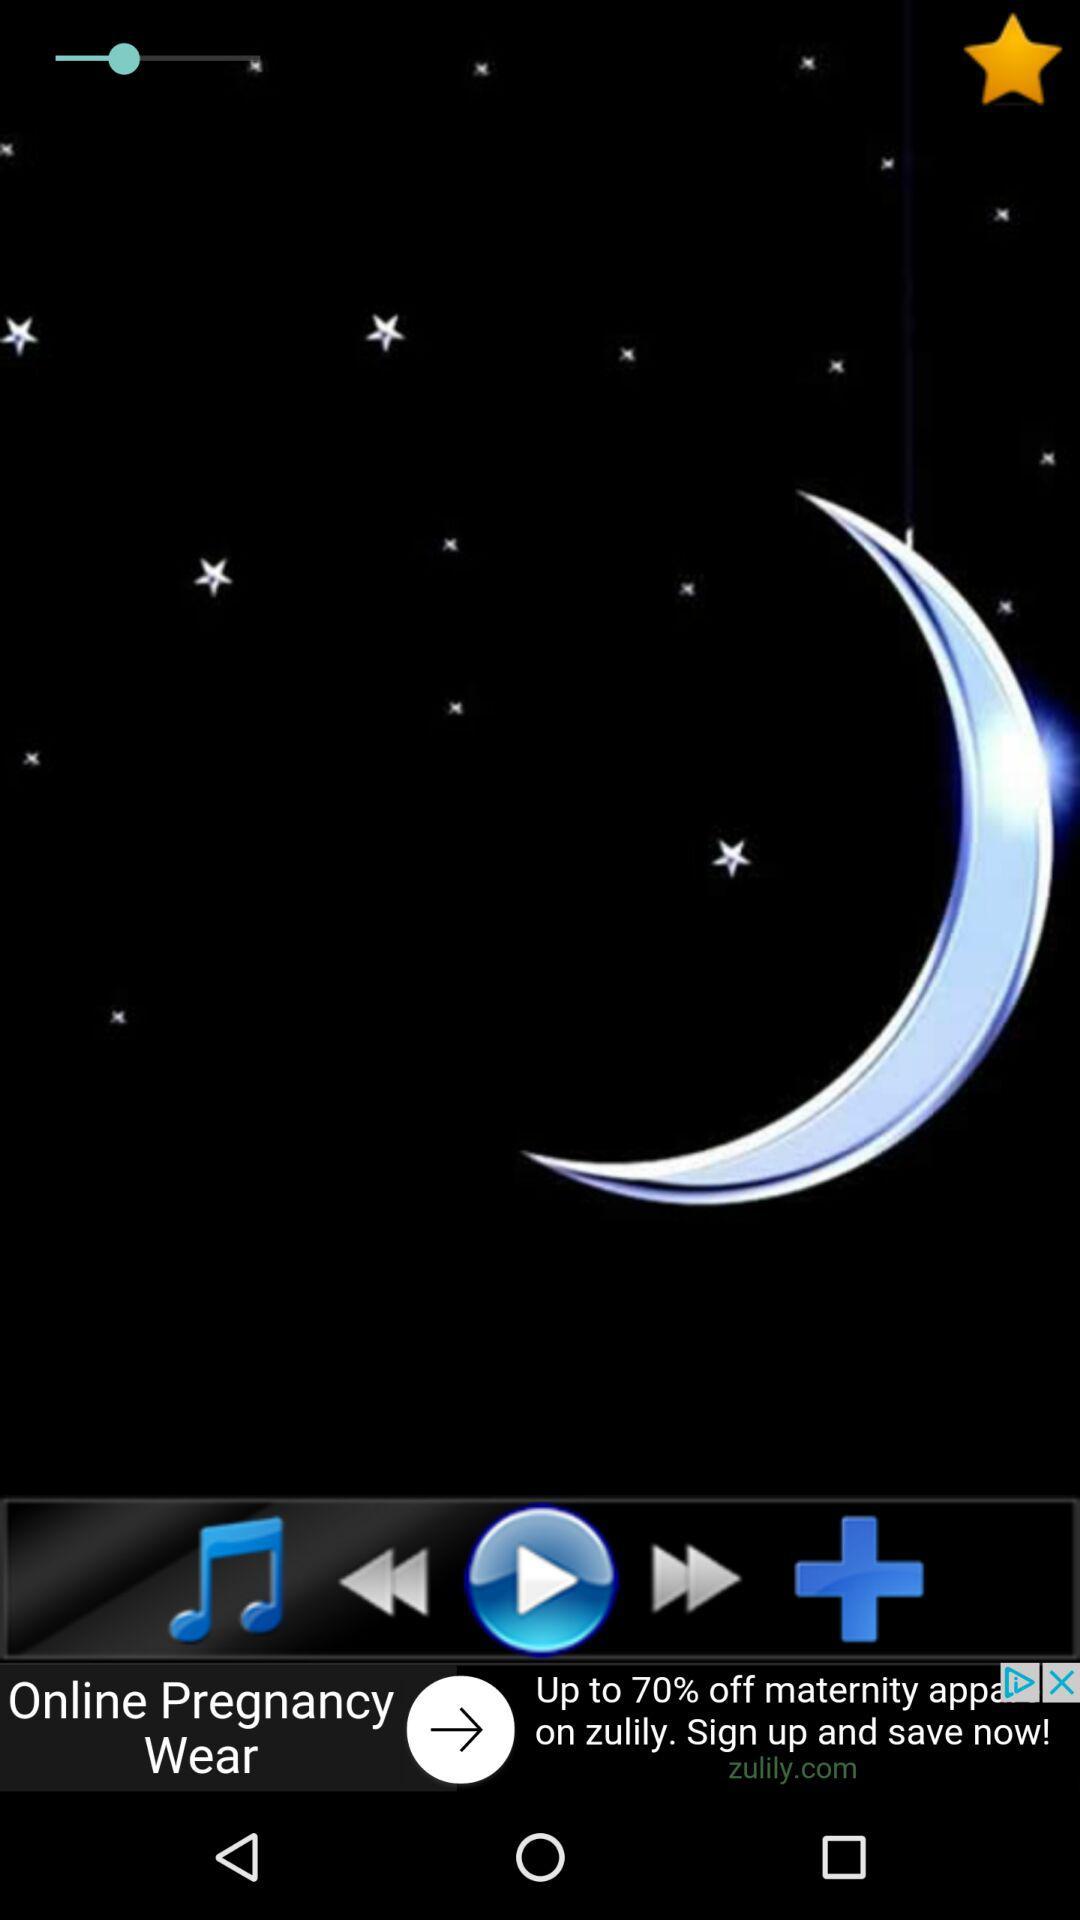  What do you see at coordinates (874, 1577) in the screenshot?
I see `selection` at bounding box center [874, 1577].